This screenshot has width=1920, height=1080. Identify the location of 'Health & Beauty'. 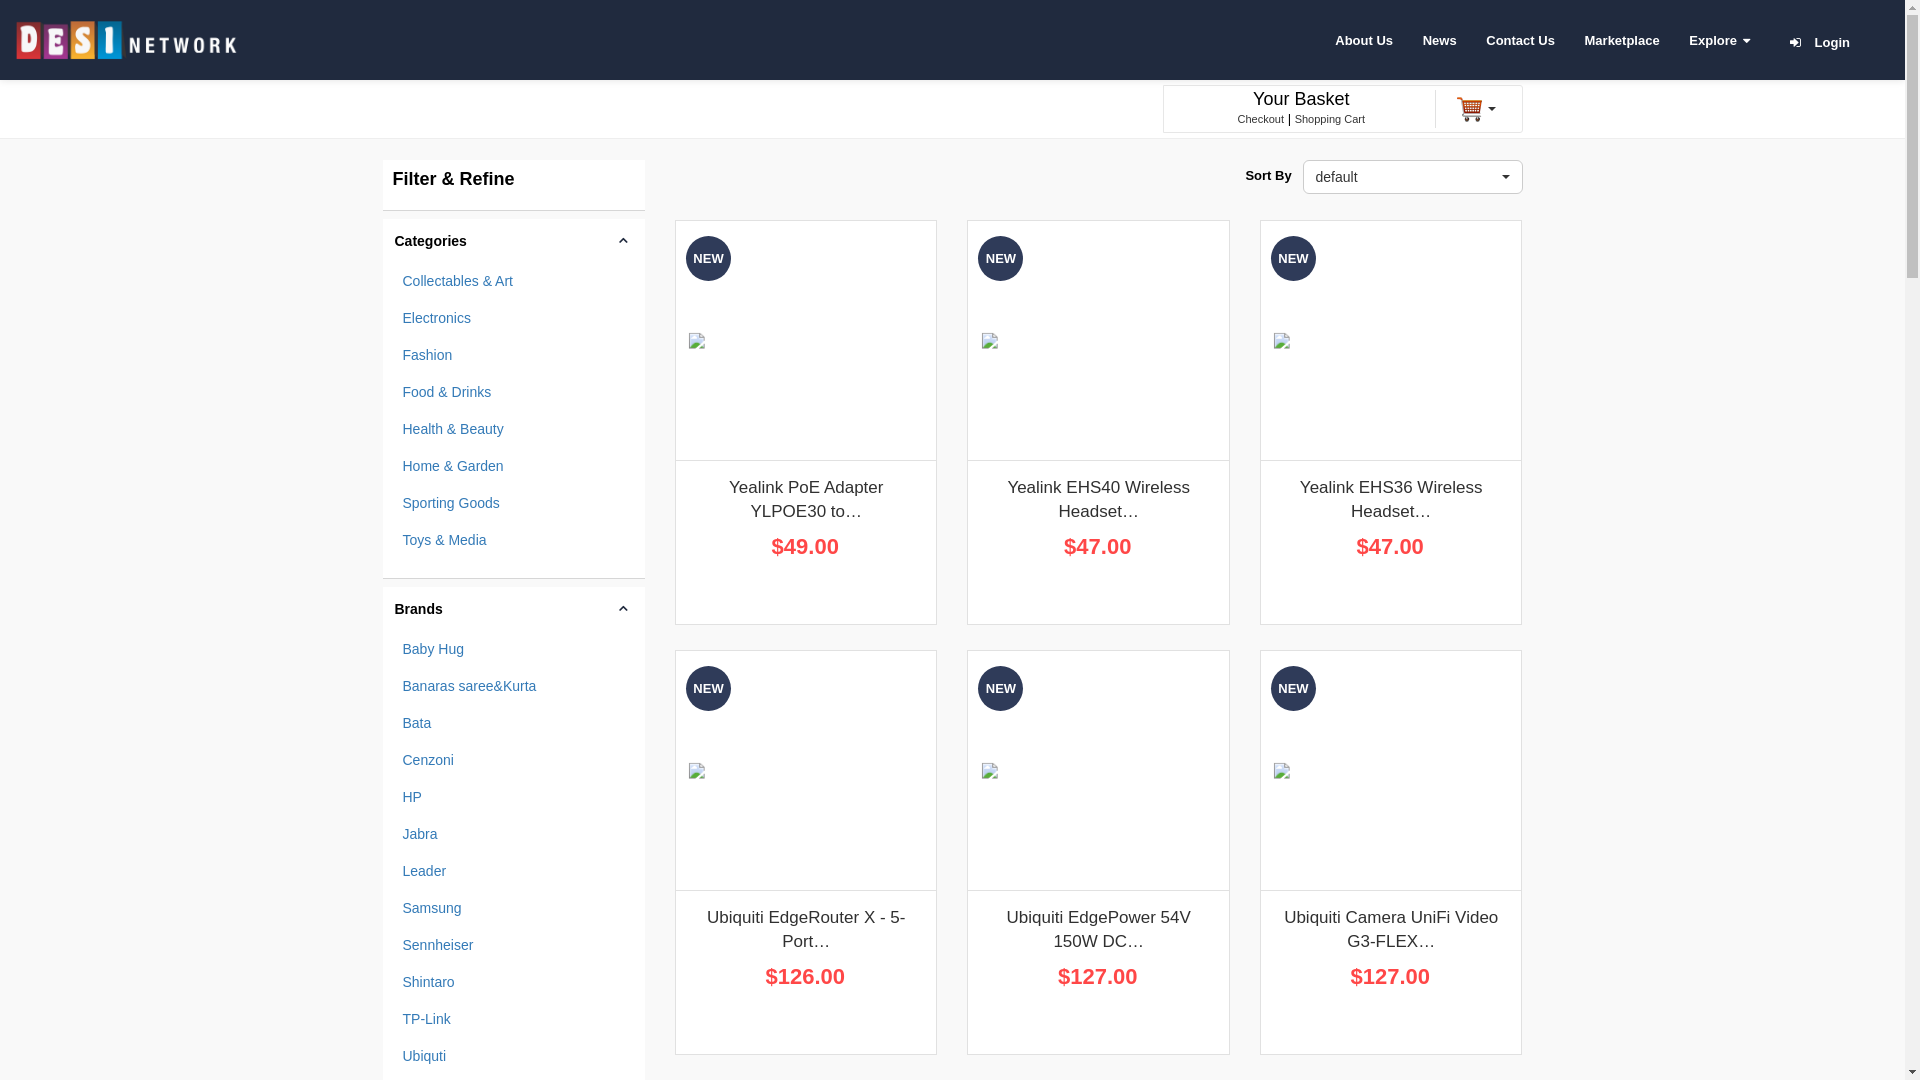
(392, 427).